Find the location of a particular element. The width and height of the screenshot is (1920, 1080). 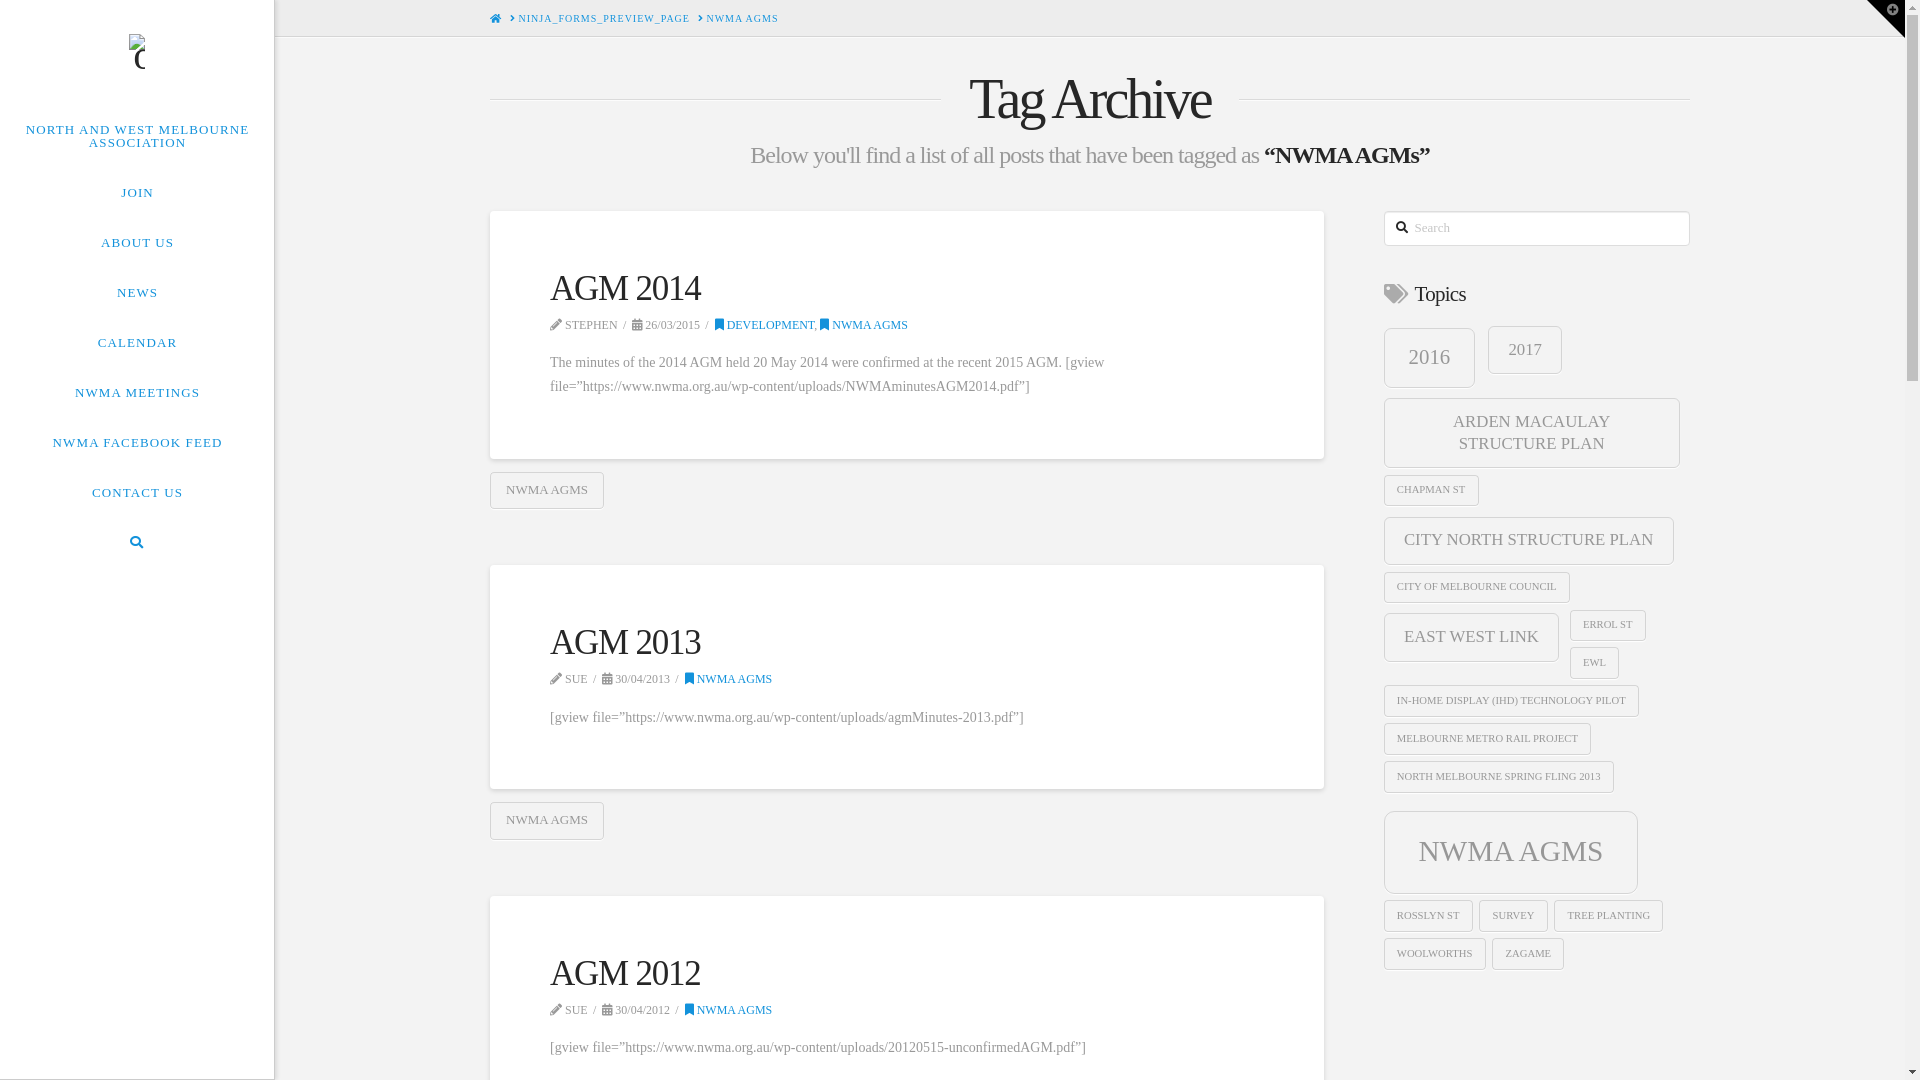

'AGM 2013' is located at coordinates (624, 642).